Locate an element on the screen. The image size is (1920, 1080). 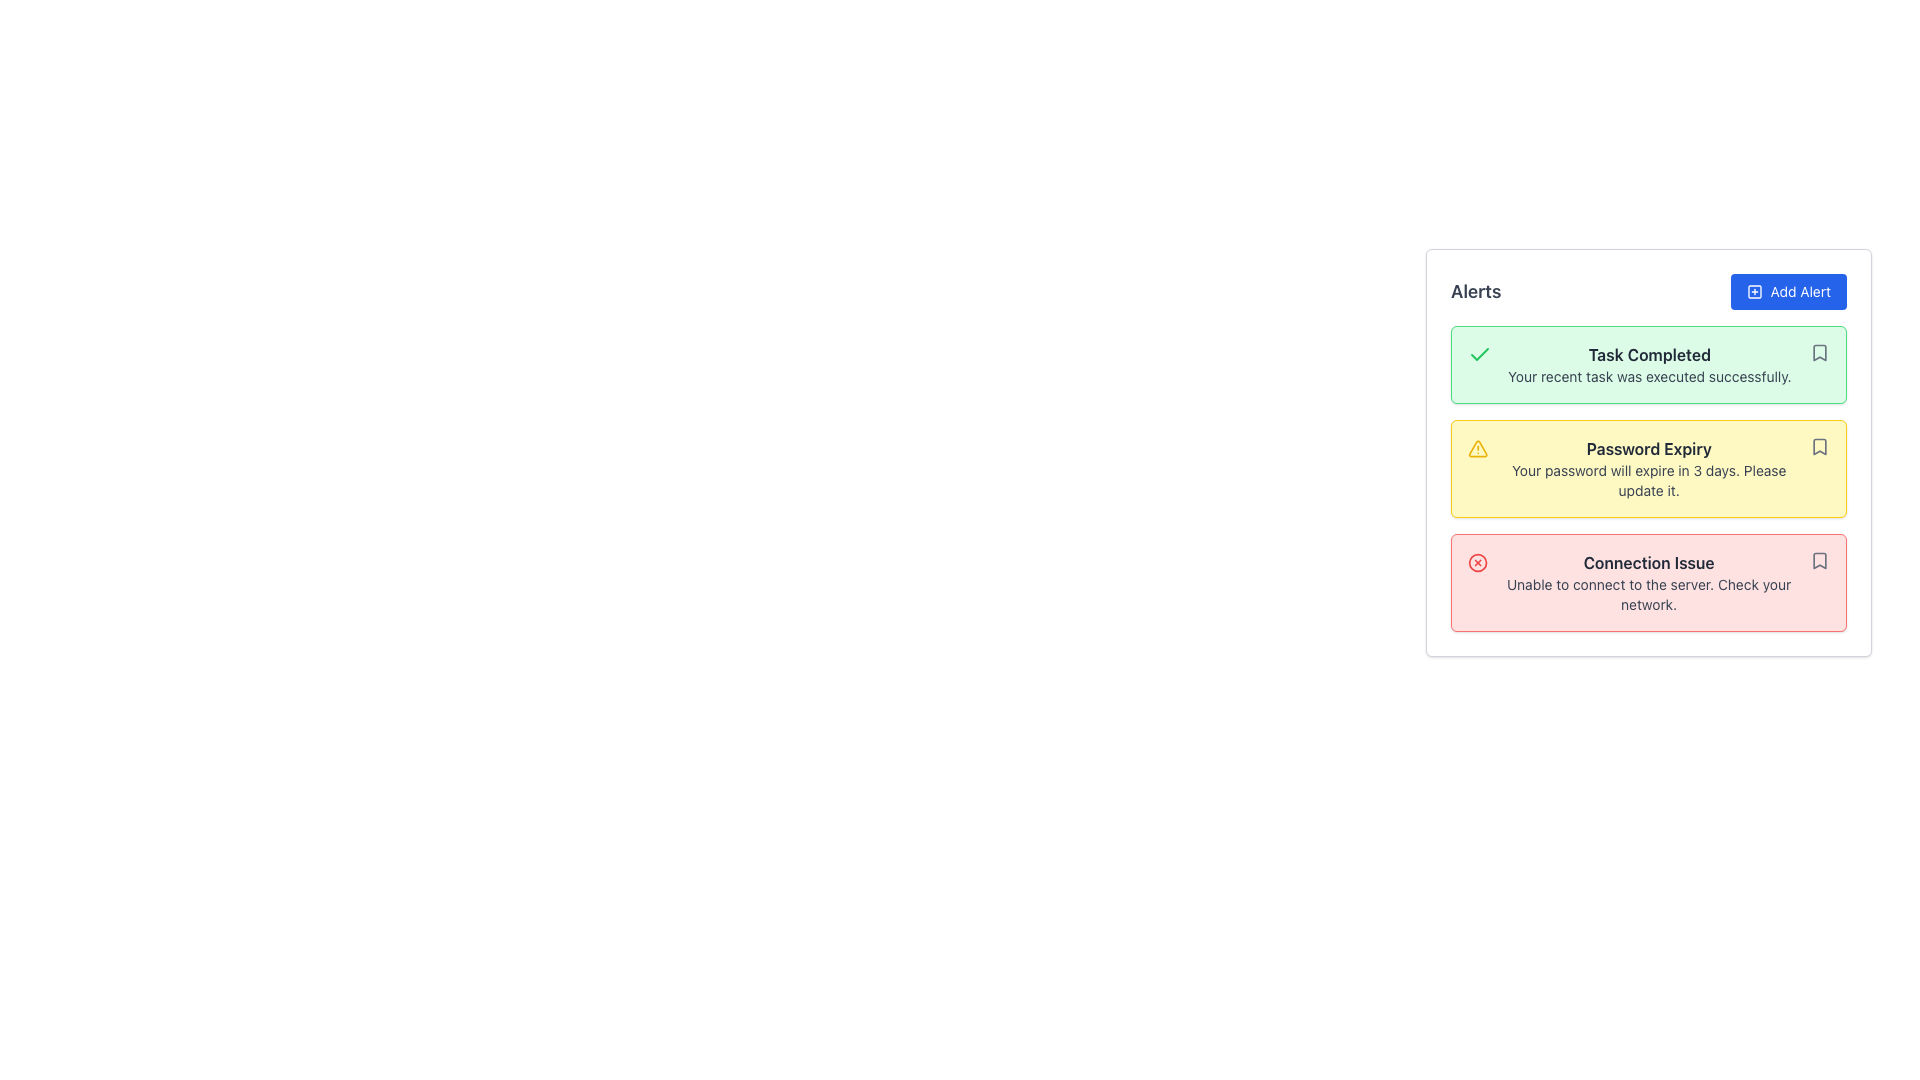
the leftmost icon in the red notification bar labeled 'Connection Issue' in the third row of the alert list, which indicates an issue or error related to the notification is located at coordinates (1478, 563).